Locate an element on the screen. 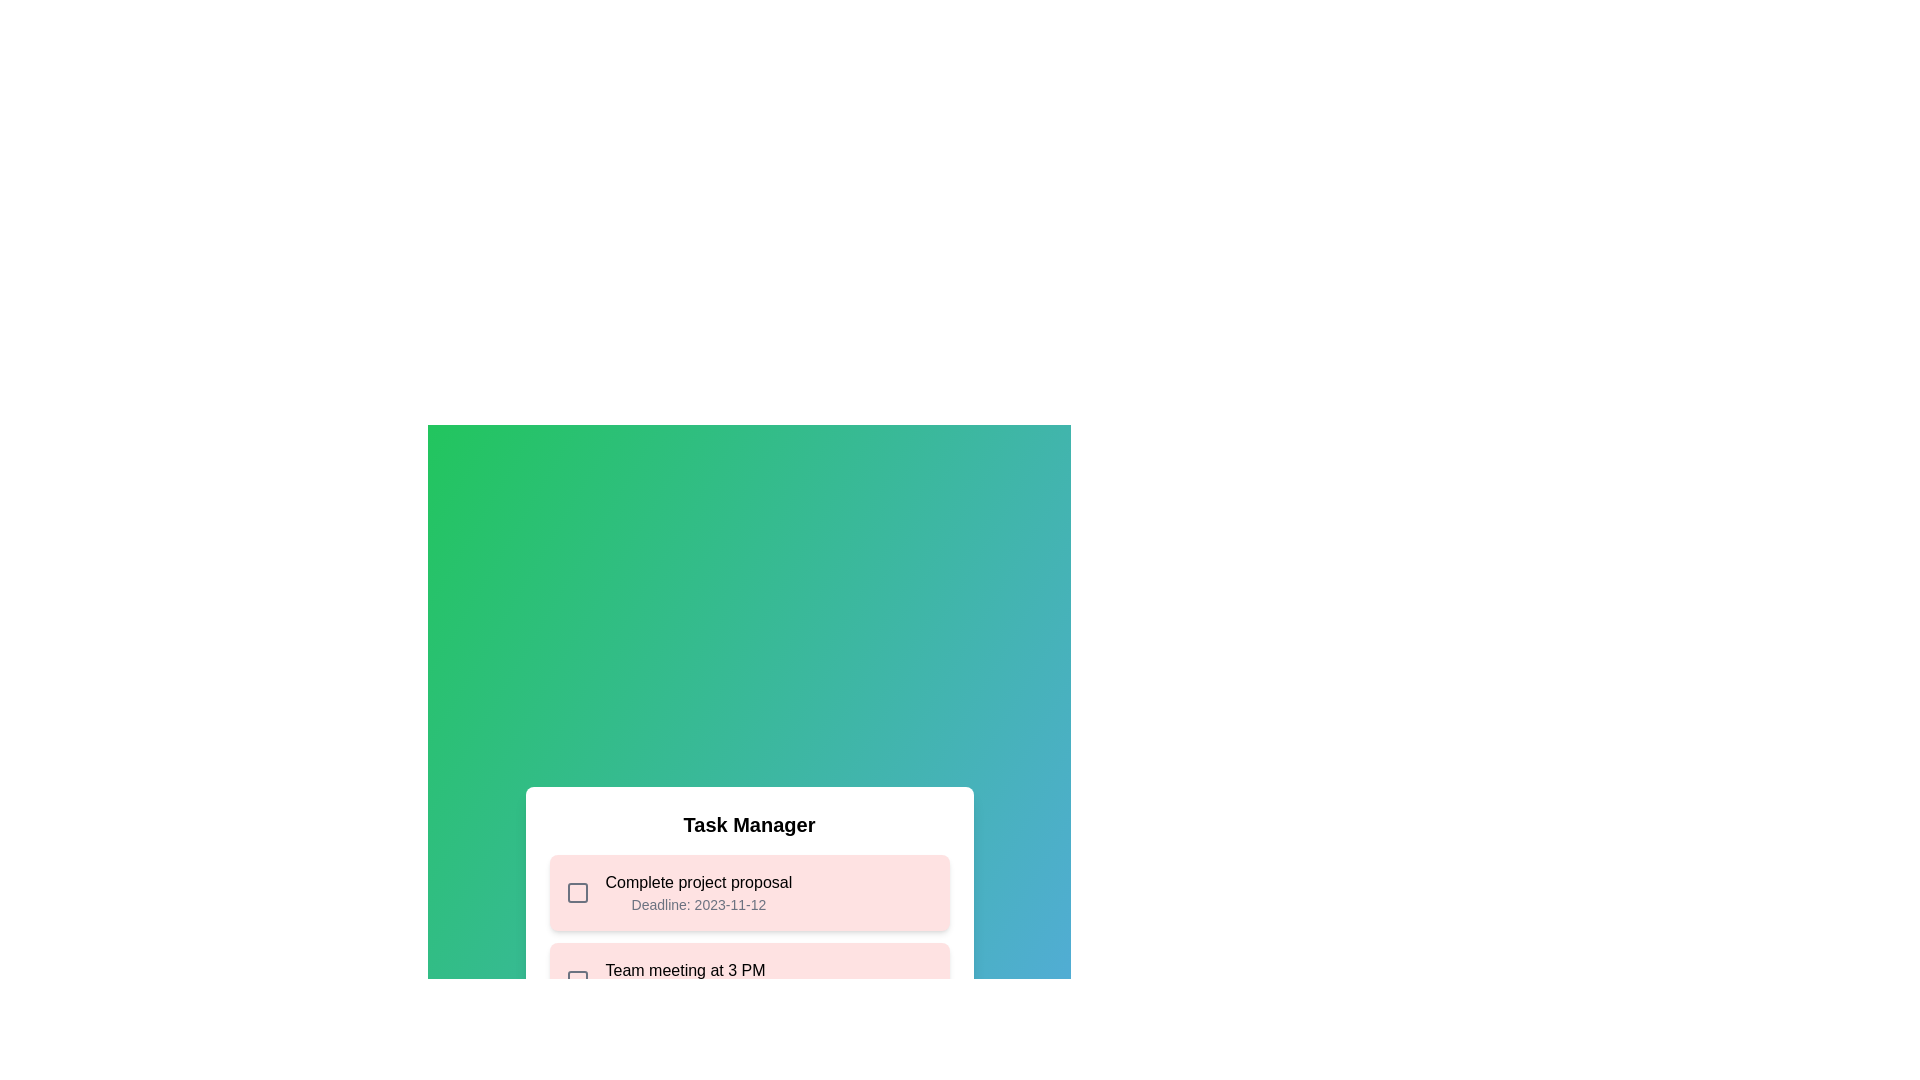 This screenshot has width=1920, height=1080. text element displaying 'Deadline: 2023-11-12', which is a smaller, gray-colored font located below the main title 'Complete project proposal' is located at coordinates (698, 905).